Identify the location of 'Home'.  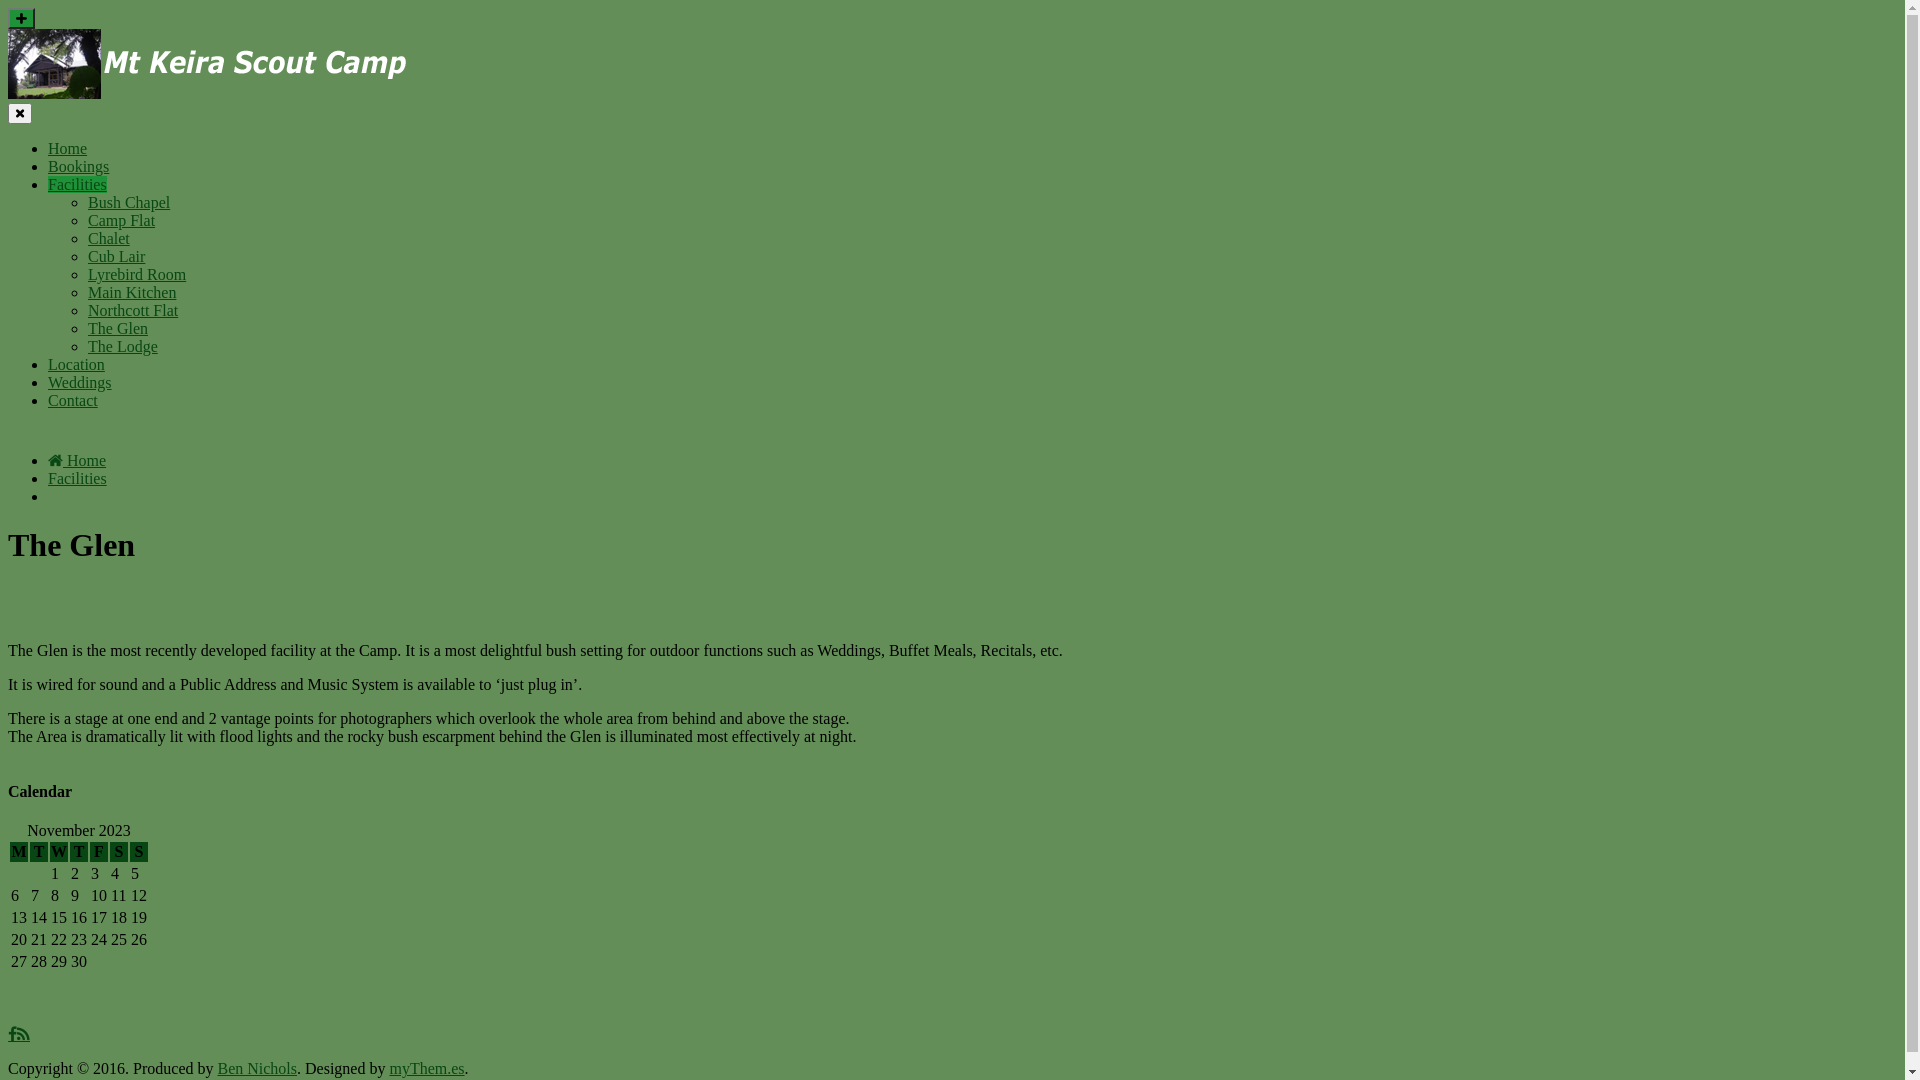
(76, 460).